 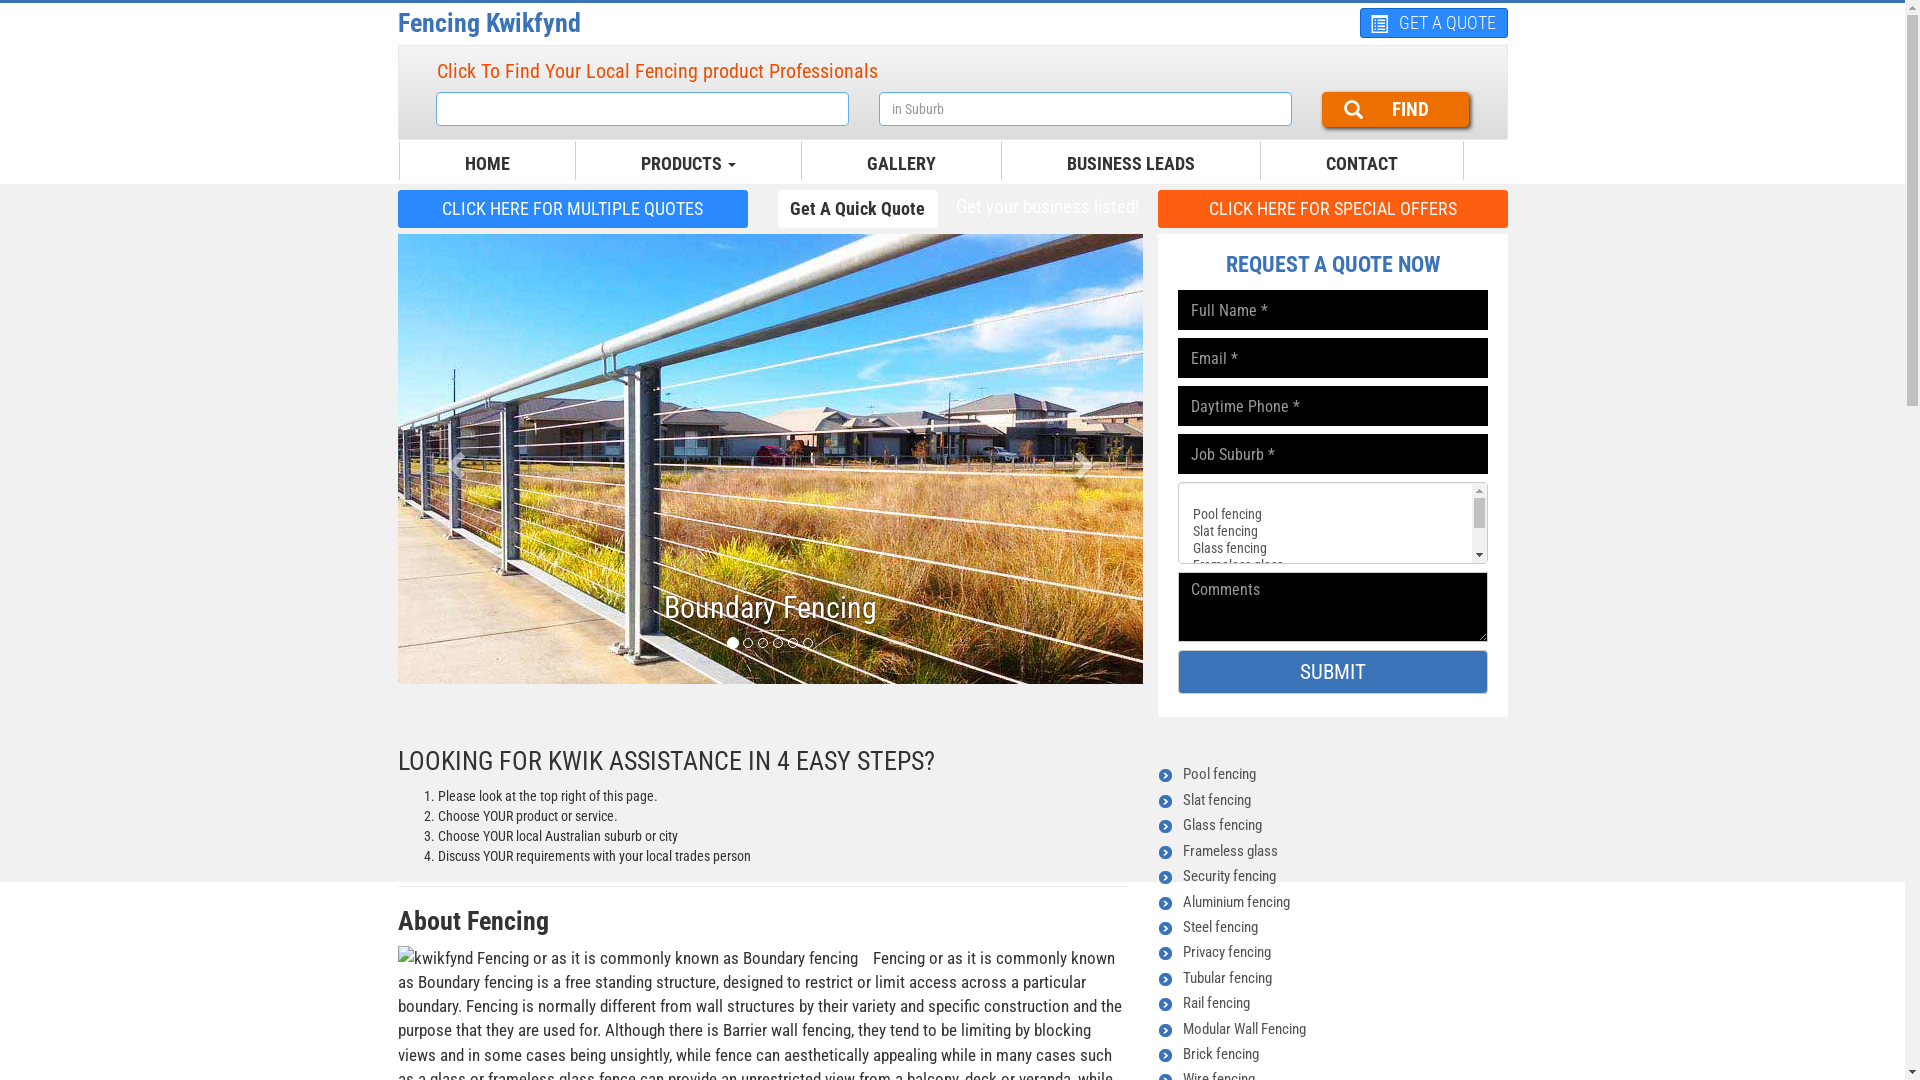 What do you see at coordinates (398, 23) in the screenshot?
I see `'Fencing Kwikfynd'` at bounding box center [398, 23].